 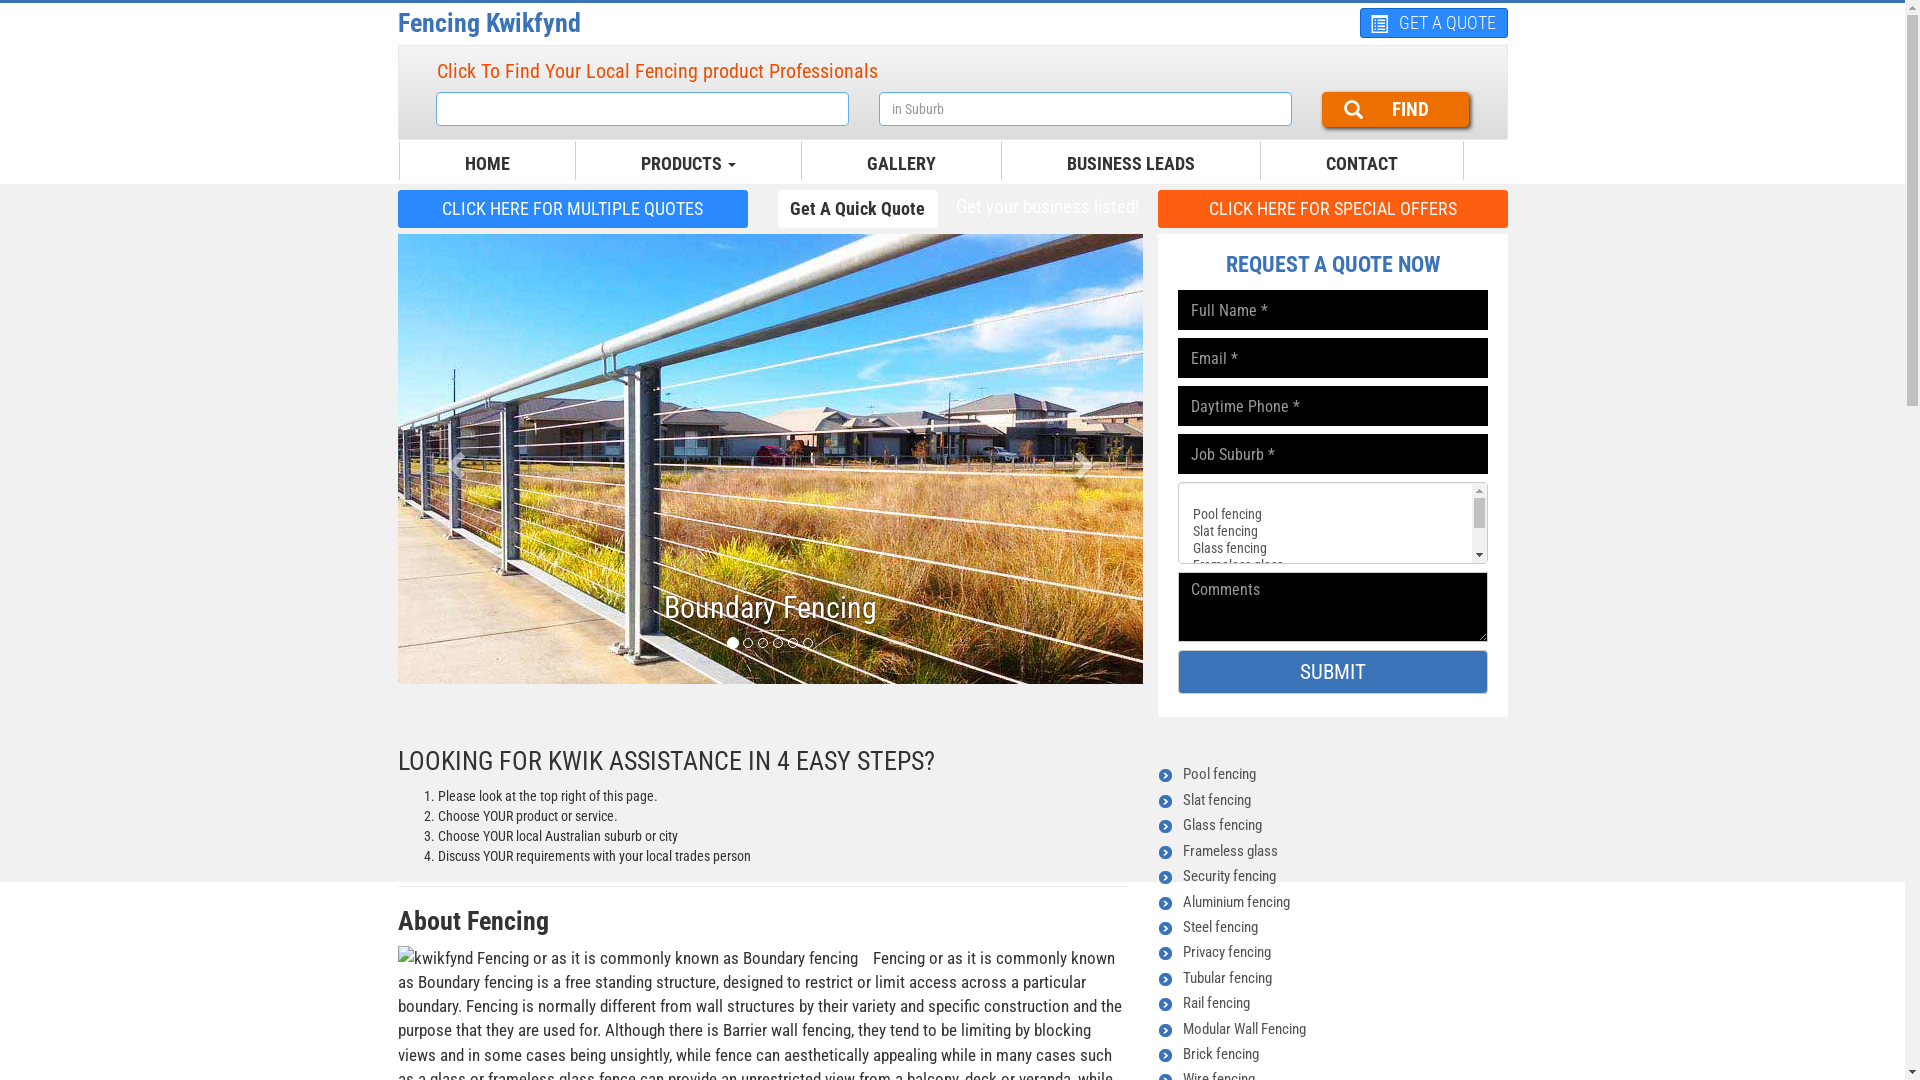 What do you see at coordinates (398, 23) in the screenshot?
I see `'Fencing Kwikfynd'` at bounding box center [398, 23].